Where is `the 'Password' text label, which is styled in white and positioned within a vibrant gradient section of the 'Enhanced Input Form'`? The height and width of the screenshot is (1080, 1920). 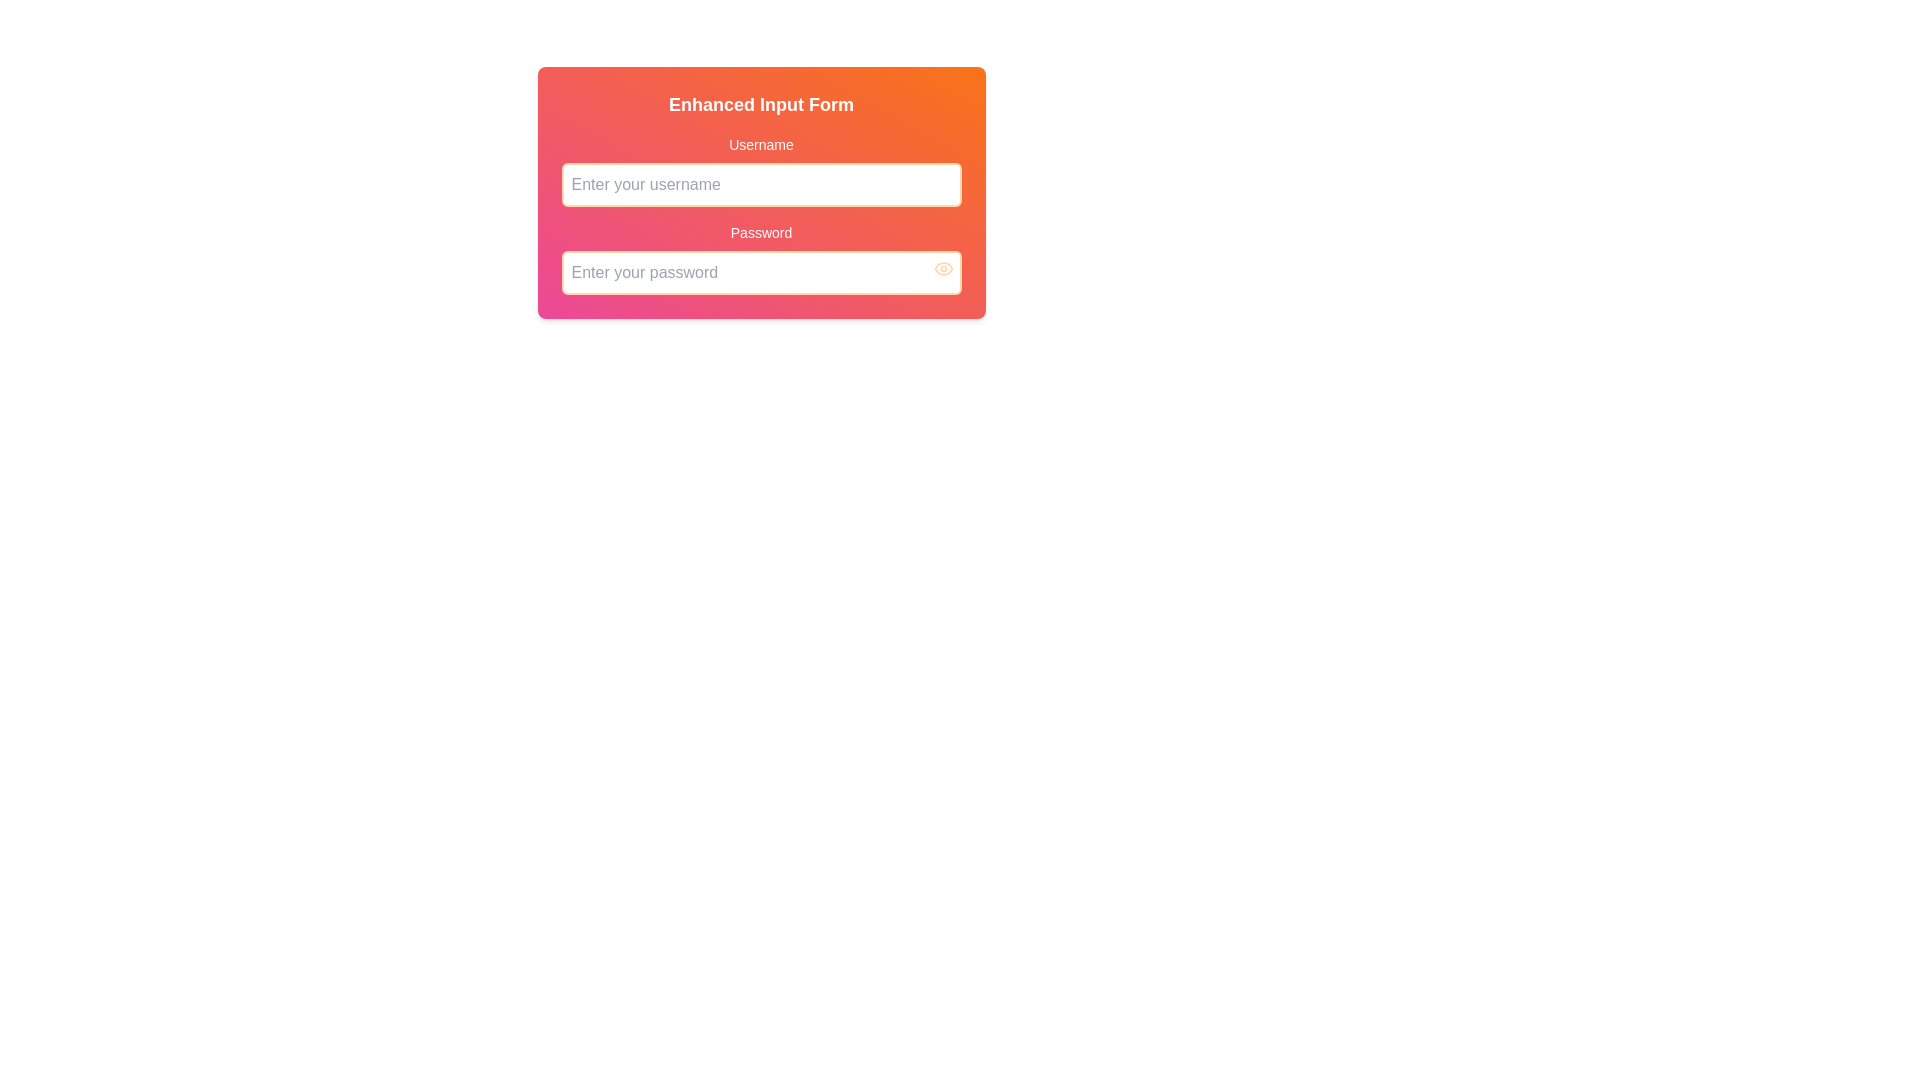 the 'Password' text label, which is styled in white and positioned within a vibrant gradient section of the 'Enhanced Input Form' is located at coordinates (760, 231).